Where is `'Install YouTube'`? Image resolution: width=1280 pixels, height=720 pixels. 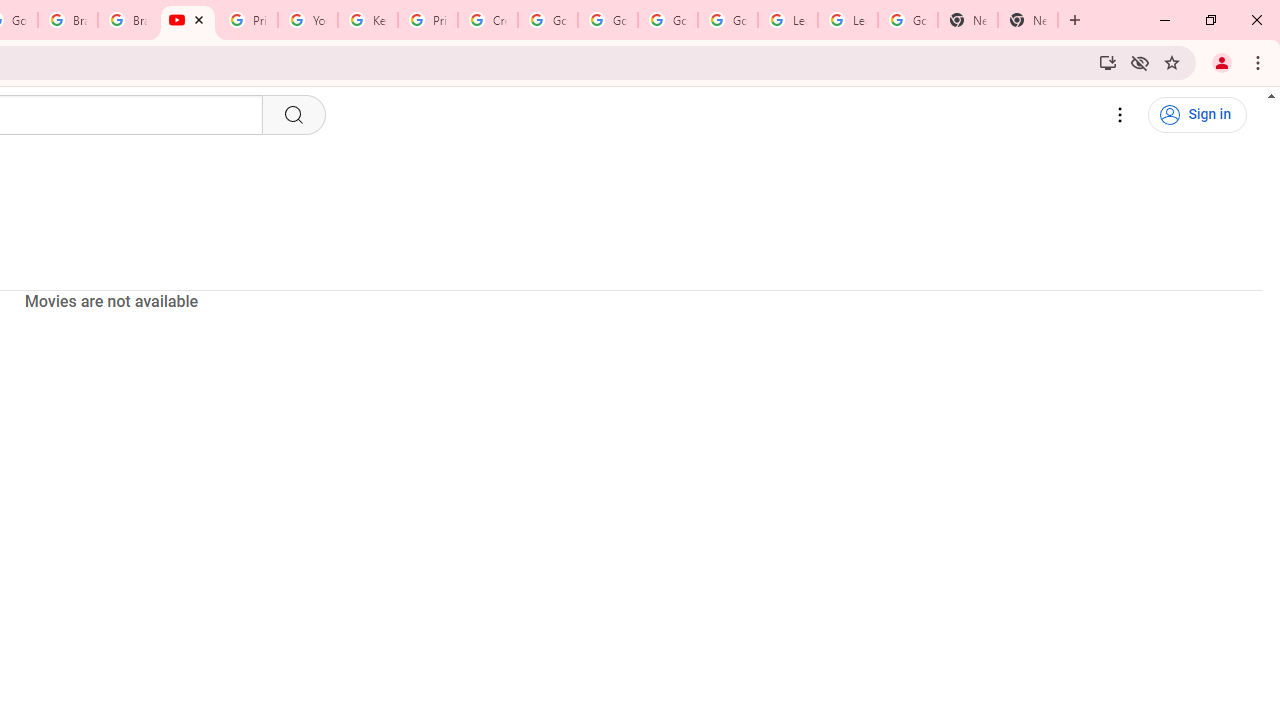 'Install YouTube' is located at coordinates (1106, 61).